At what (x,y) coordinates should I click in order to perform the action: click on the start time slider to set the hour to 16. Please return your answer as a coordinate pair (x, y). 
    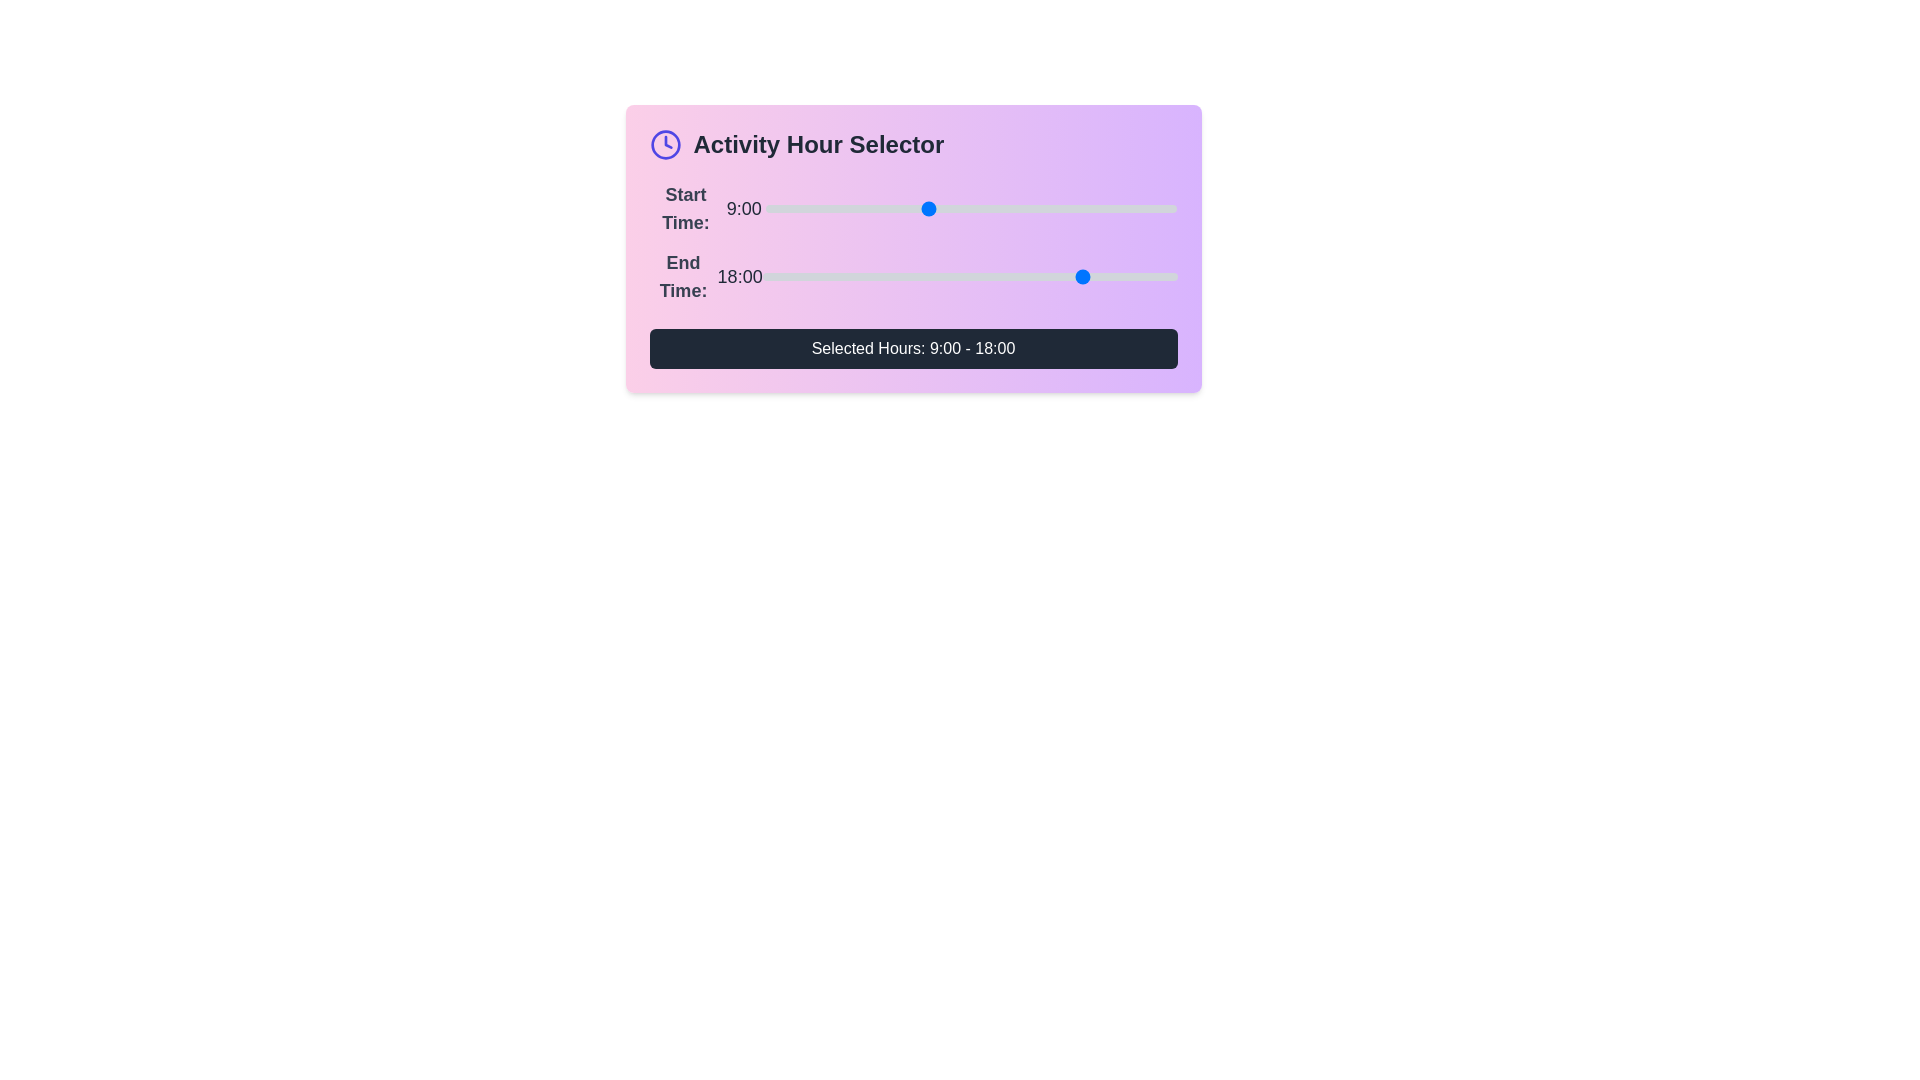
    Looking at the image, I should click on (1051, 208).